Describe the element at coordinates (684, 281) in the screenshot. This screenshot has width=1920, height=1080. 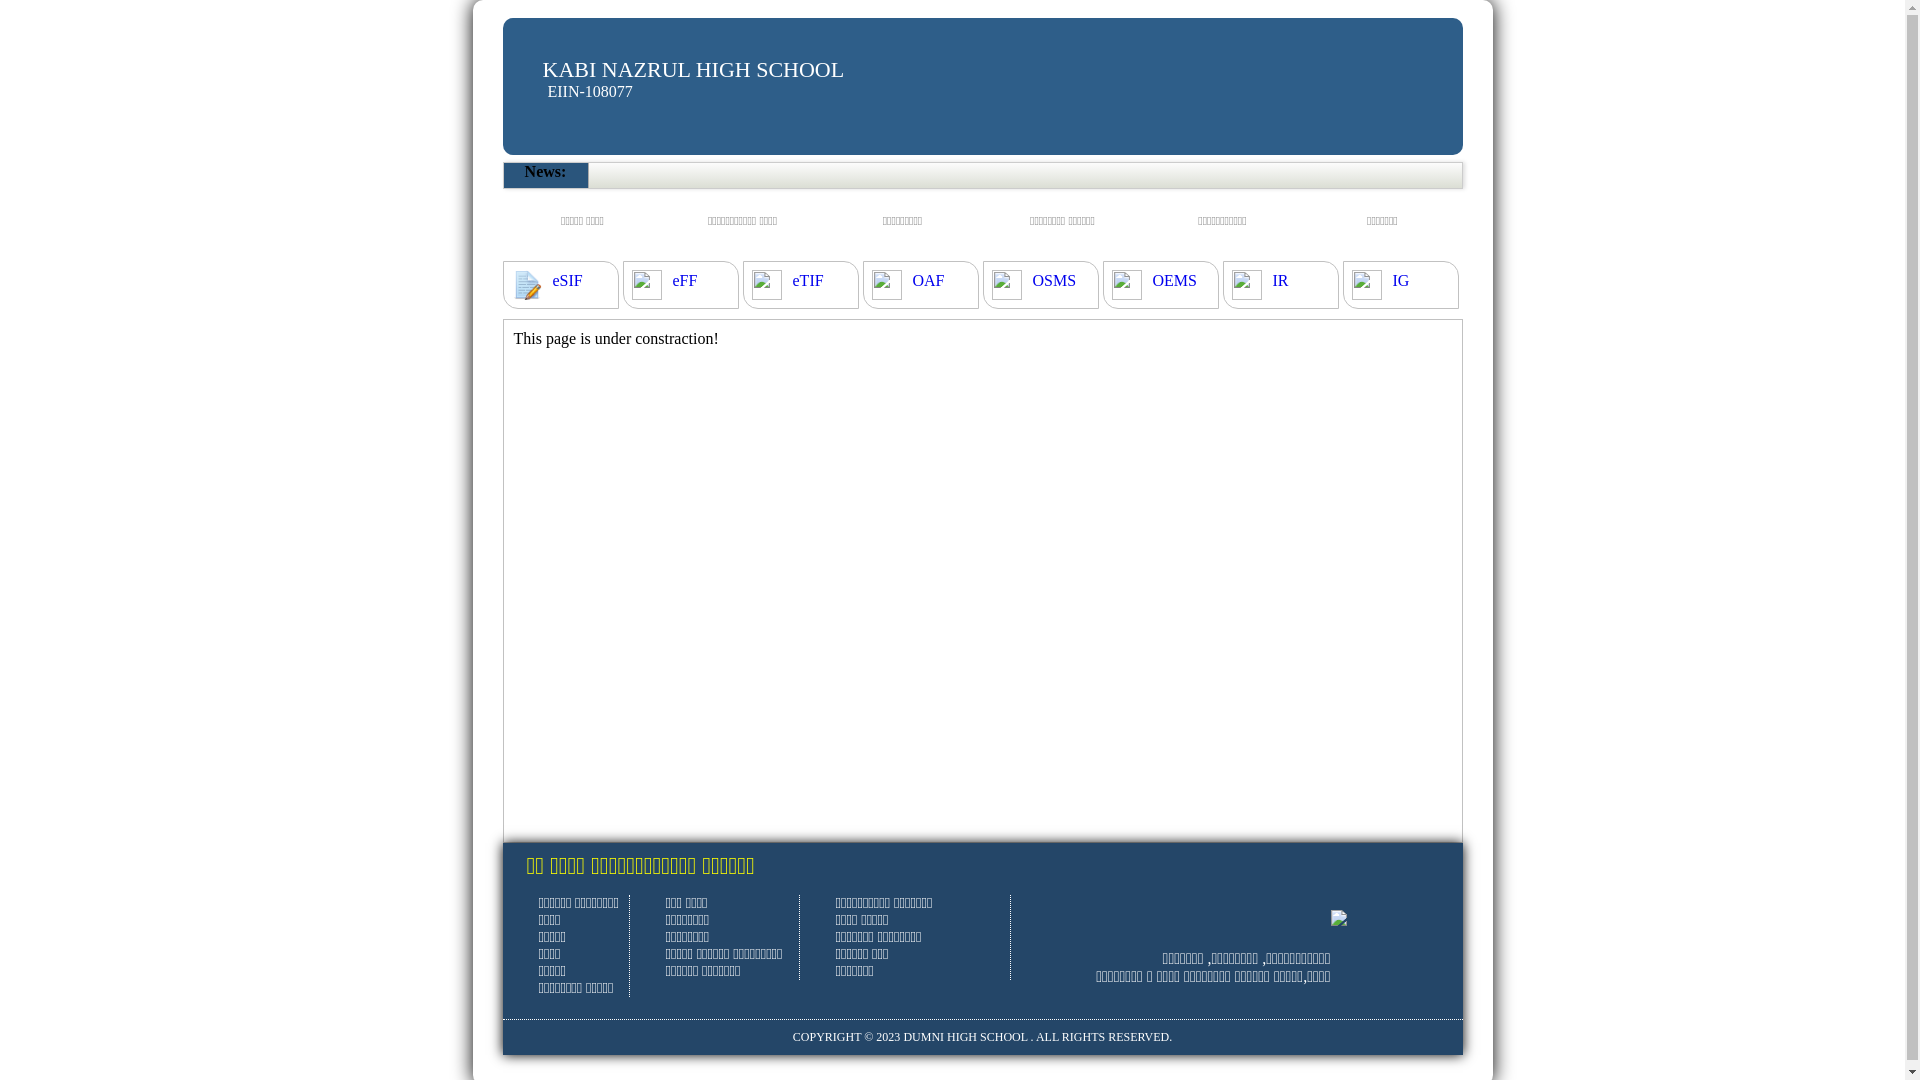
I see `'eFF'` at that location.